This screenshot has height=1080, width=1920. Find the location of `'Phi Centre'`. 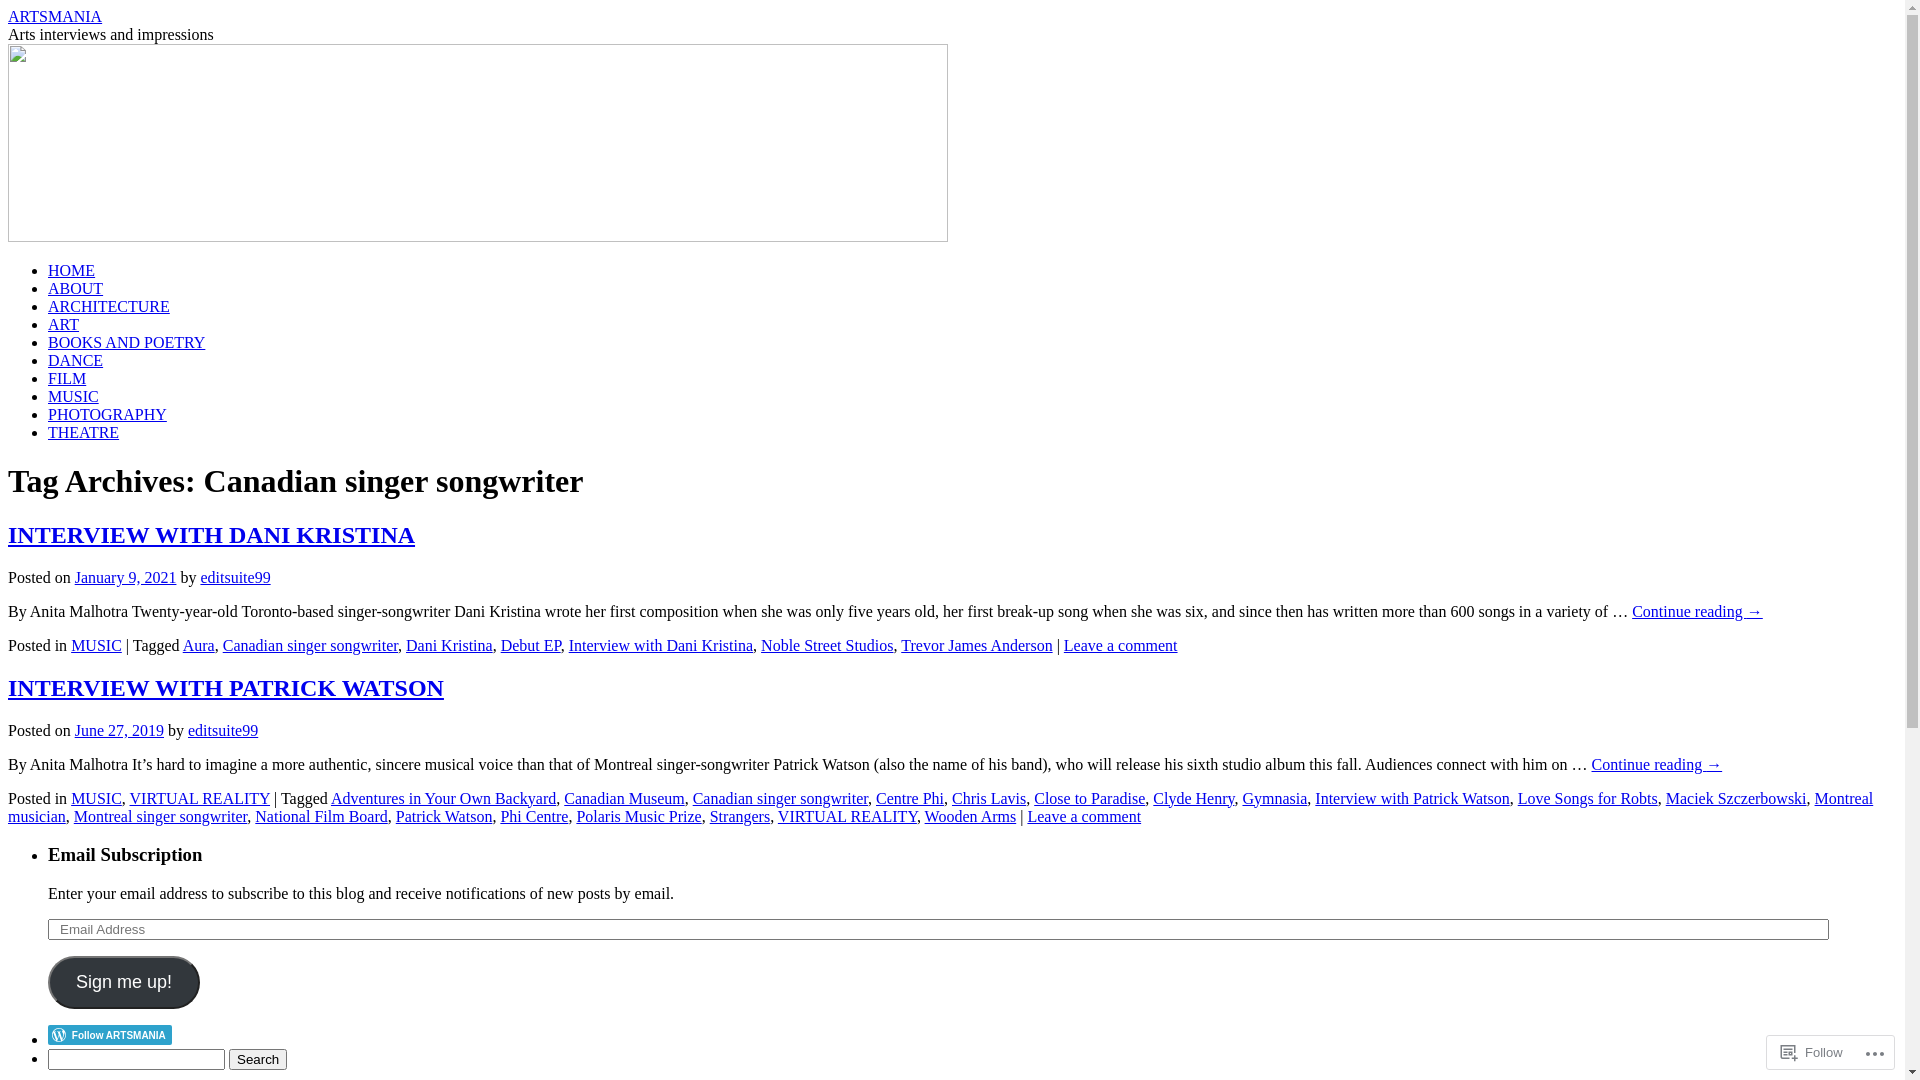

'Phi Centre' is located at coordinates (533, 816).